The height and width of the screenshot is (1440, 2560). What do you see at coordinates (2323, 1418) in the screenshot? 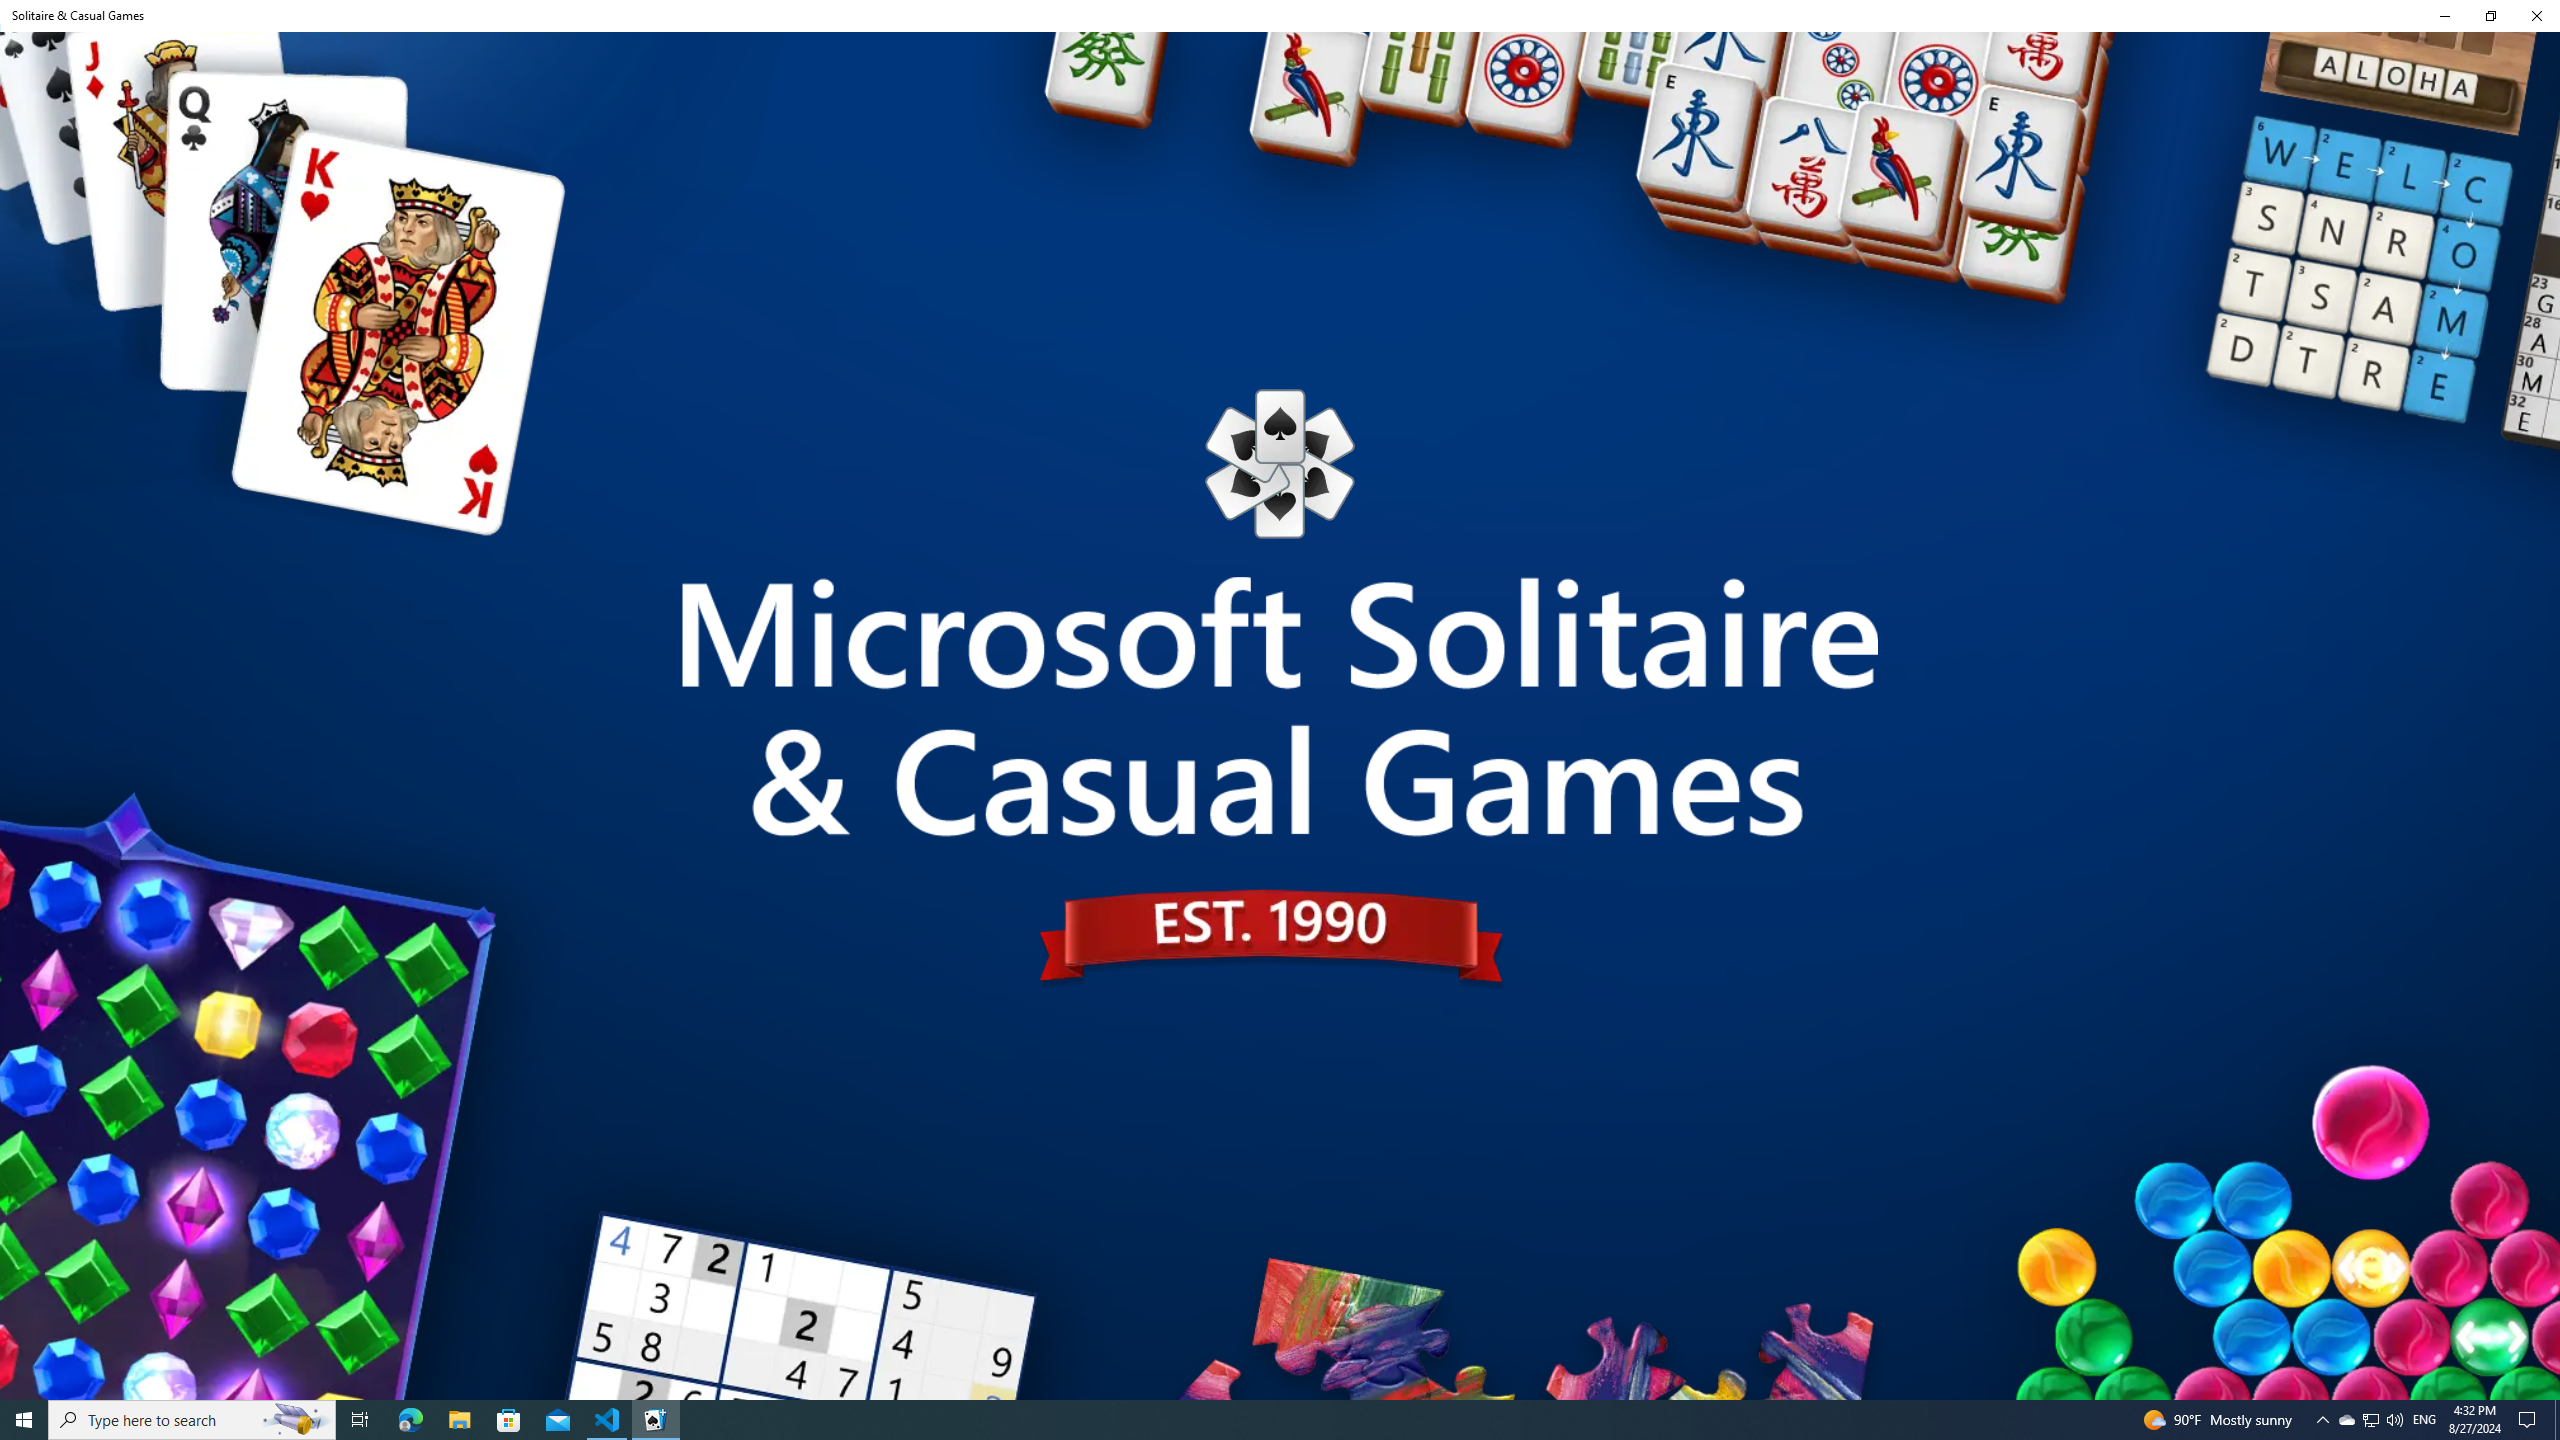
I see `'Notification Chevron'` at bounding box center [2323, 1418].